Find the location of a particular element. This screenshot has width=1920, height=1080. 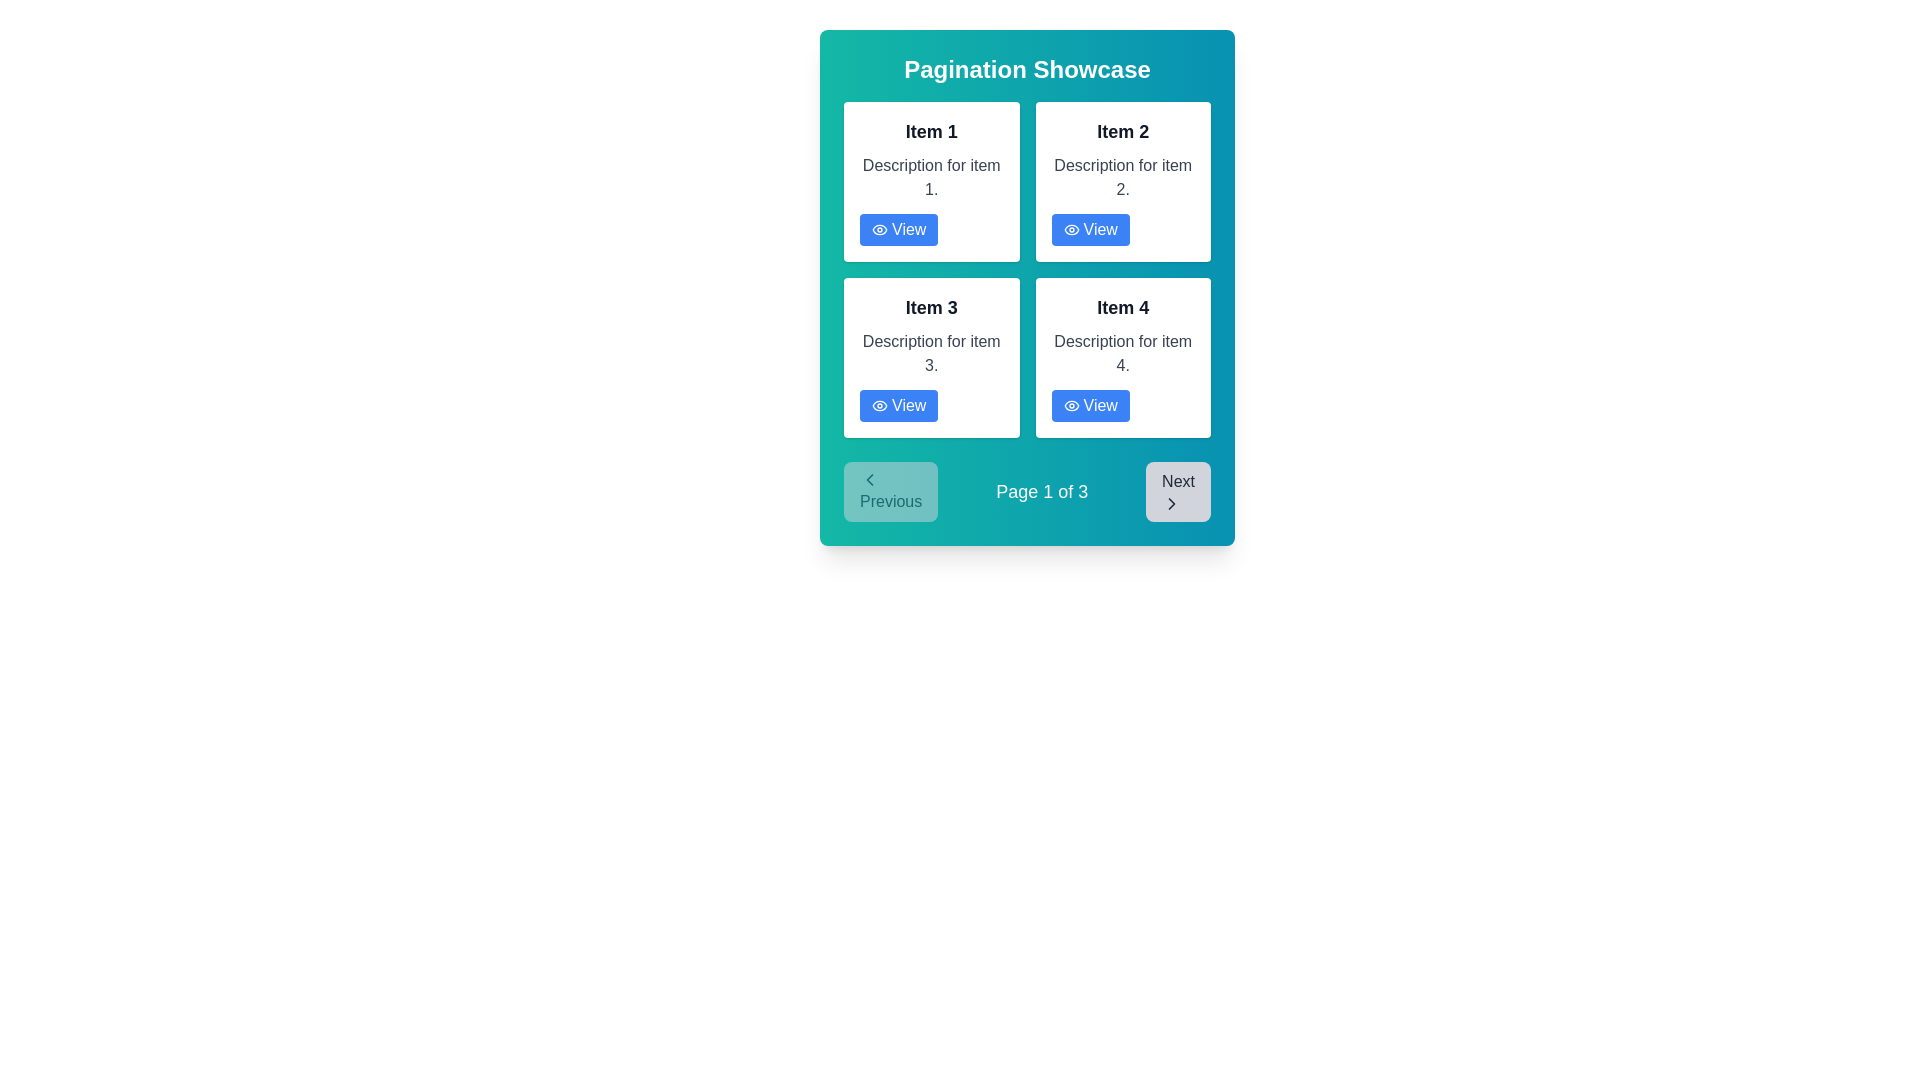

the text component containing the string 'Description for item 4.' located below the title 'Item 4' in the Pagination Showcase is located at coordinates (1123, 353).